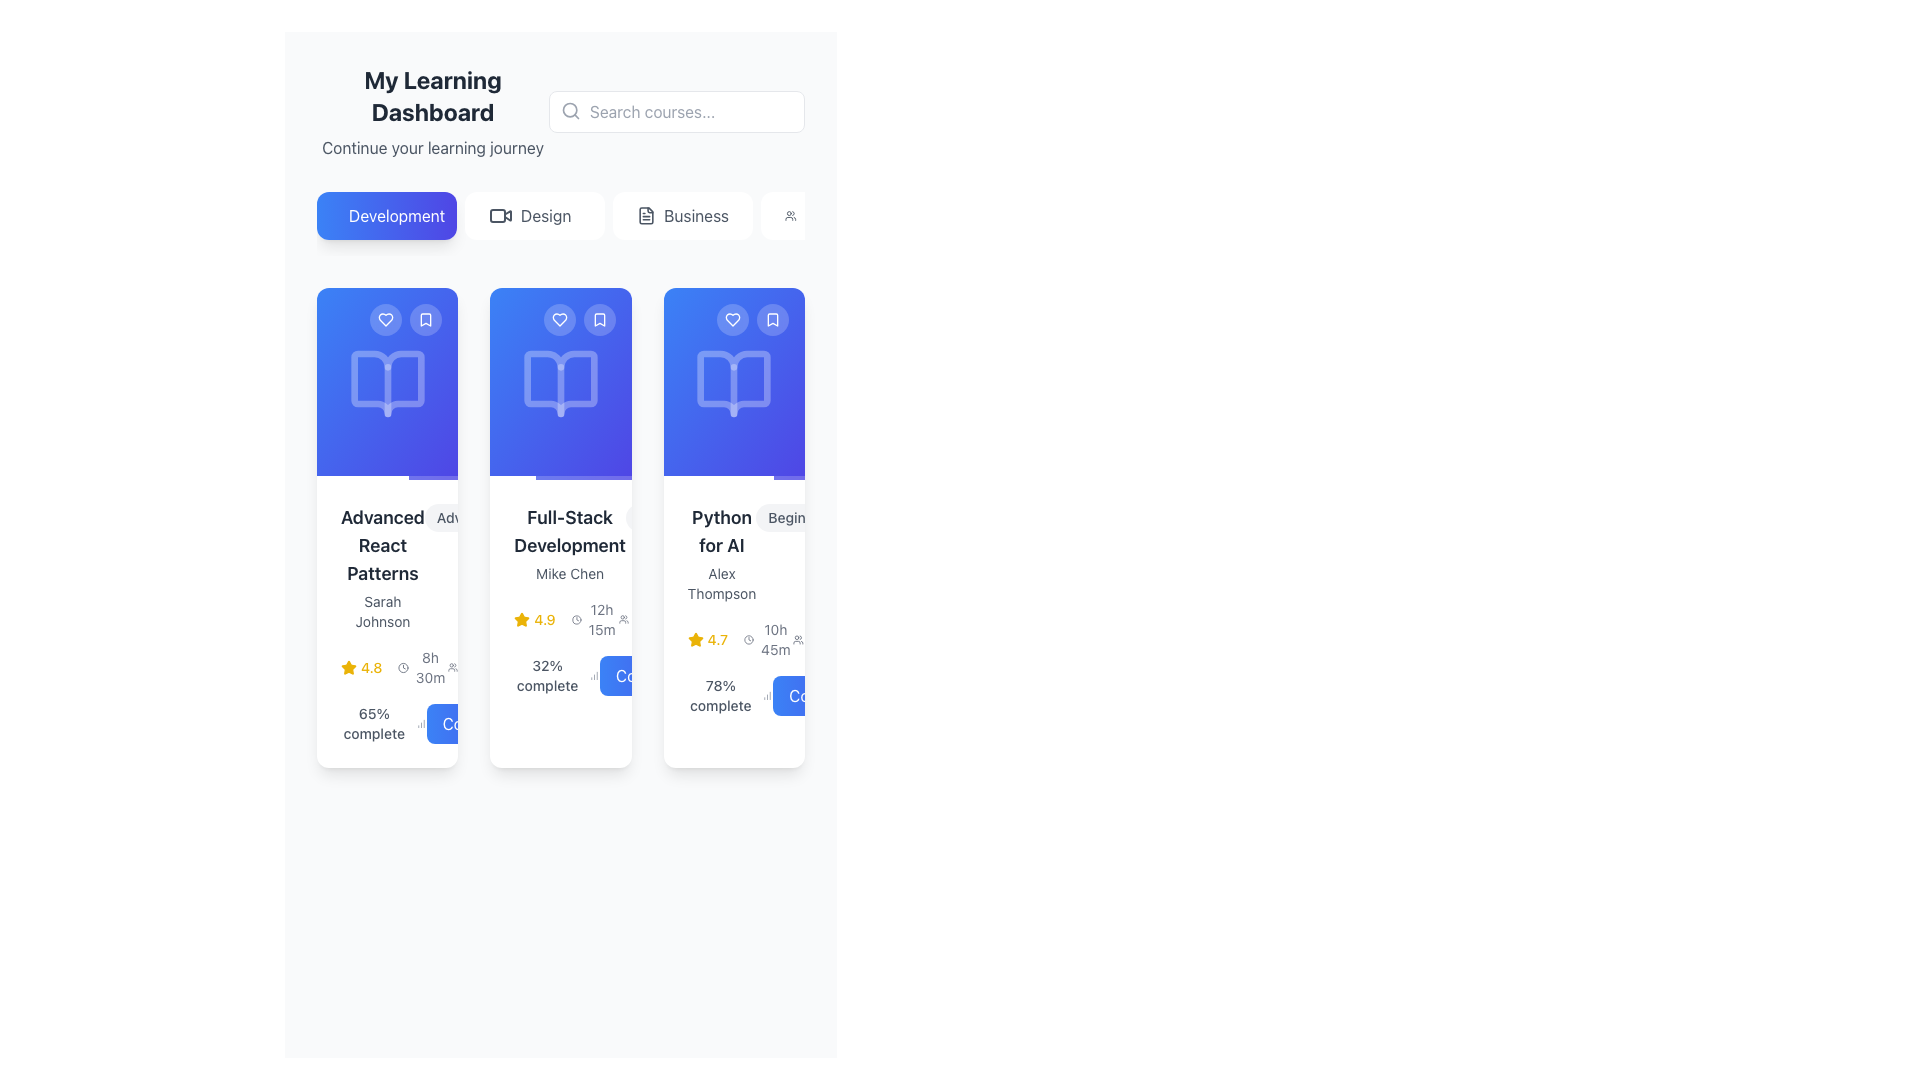 This screenshot has height=1080, width=1920. What do you see at coordinates (720, 583) in the screenshot?
I see `the text component displaying 'Alex Thompson', which is located underneath the title 'Python for AI' in the rightmost card, centrally aligned above the star rating and progress information` at bounding box center [720, 583].